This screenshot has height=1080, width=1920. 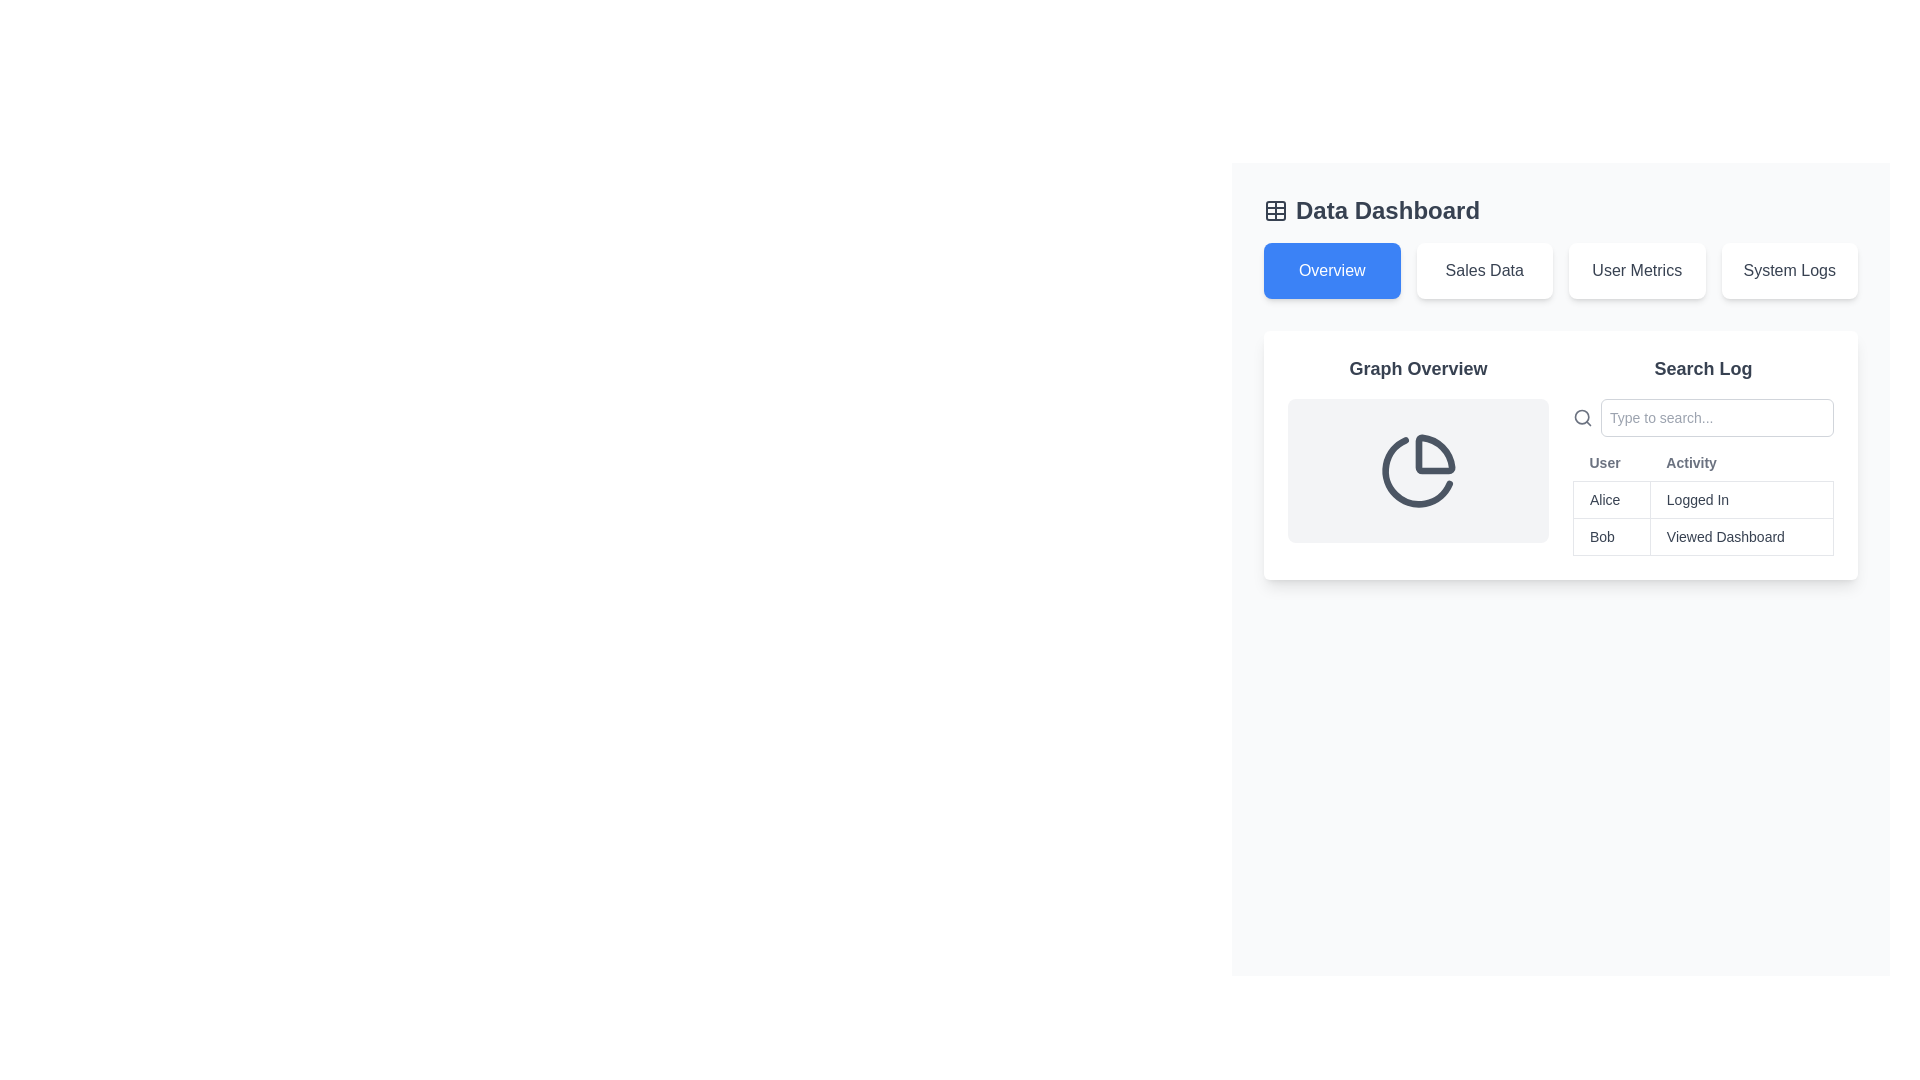 What do you see at coordinates (1702, 477) in the screenshot?
I see `a cell in the 'Search Log' table` at bounding box center [1702, 477].